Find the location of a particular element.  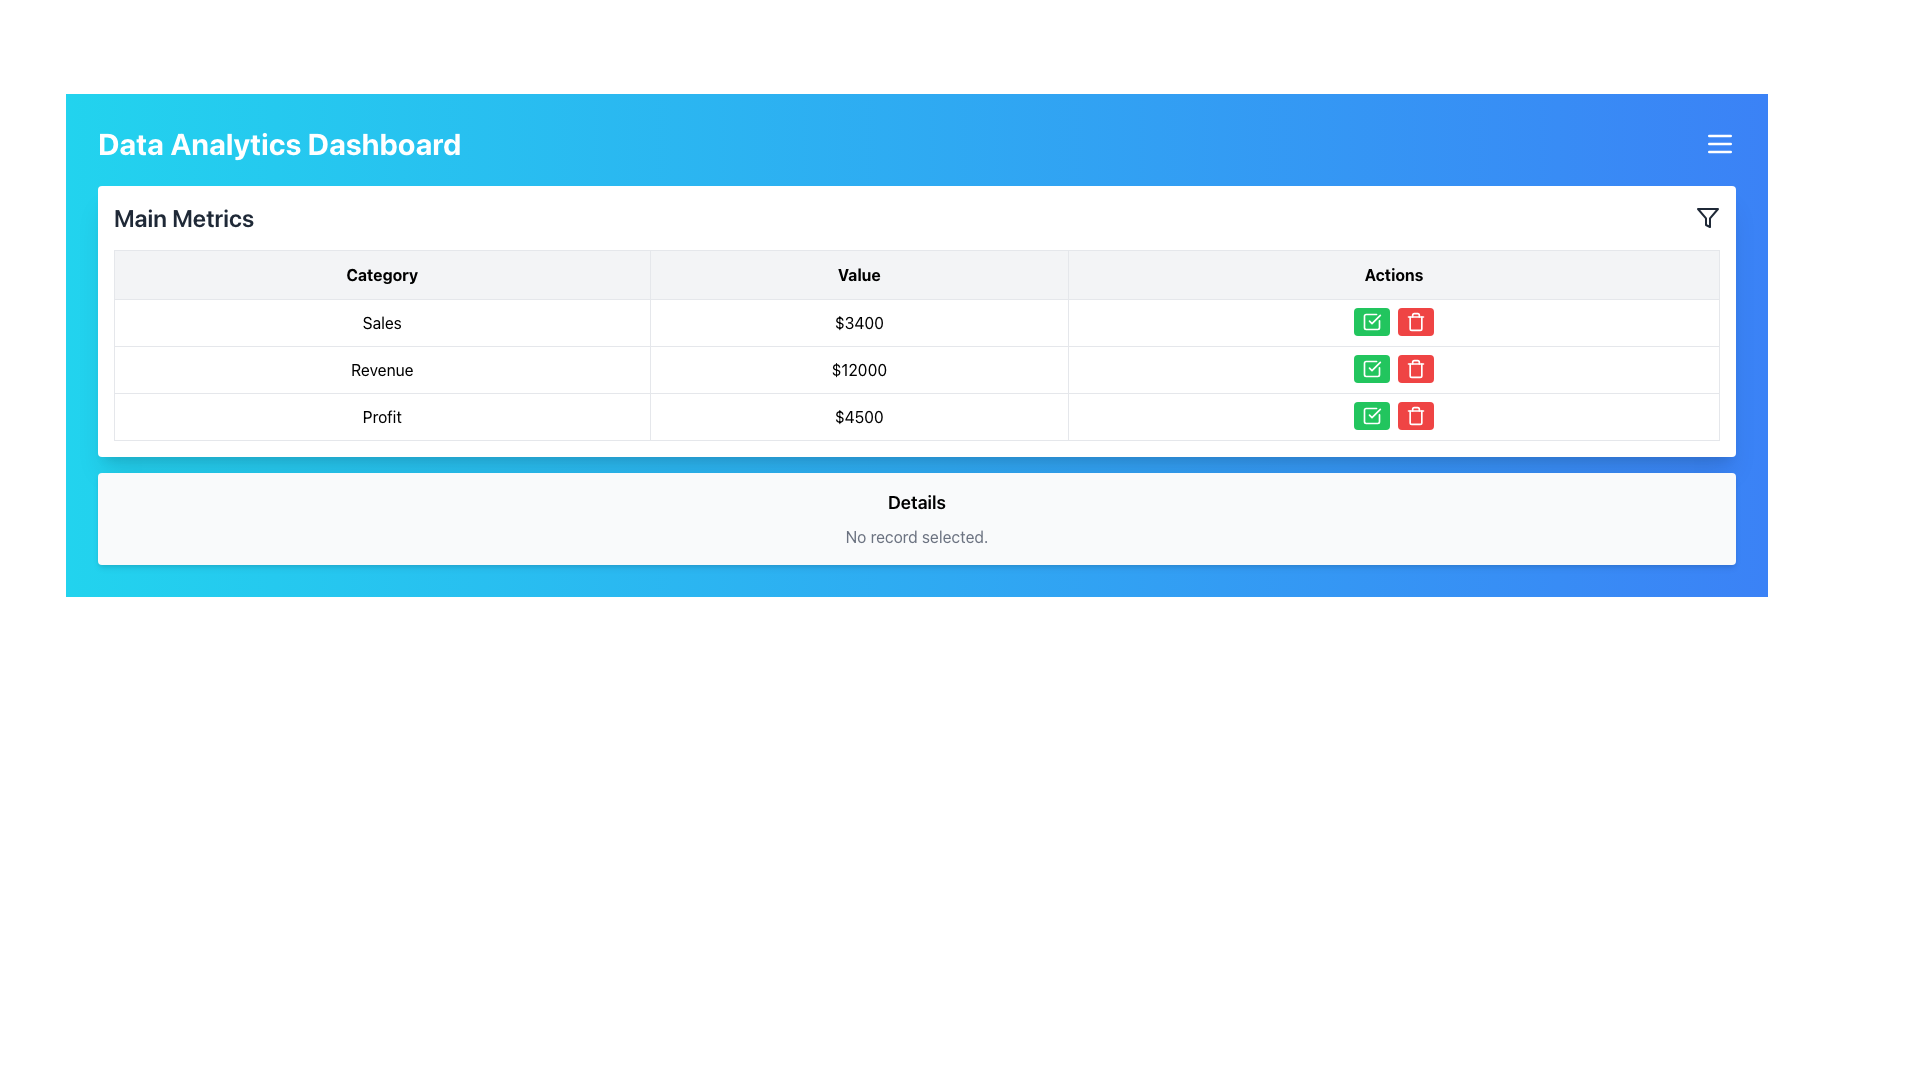

the icon located in the third row under the 'Actions' column of the table, which serves as a visual indicator for confirming or selecting a specific action related to that row is located at coordinates (1371, 369).